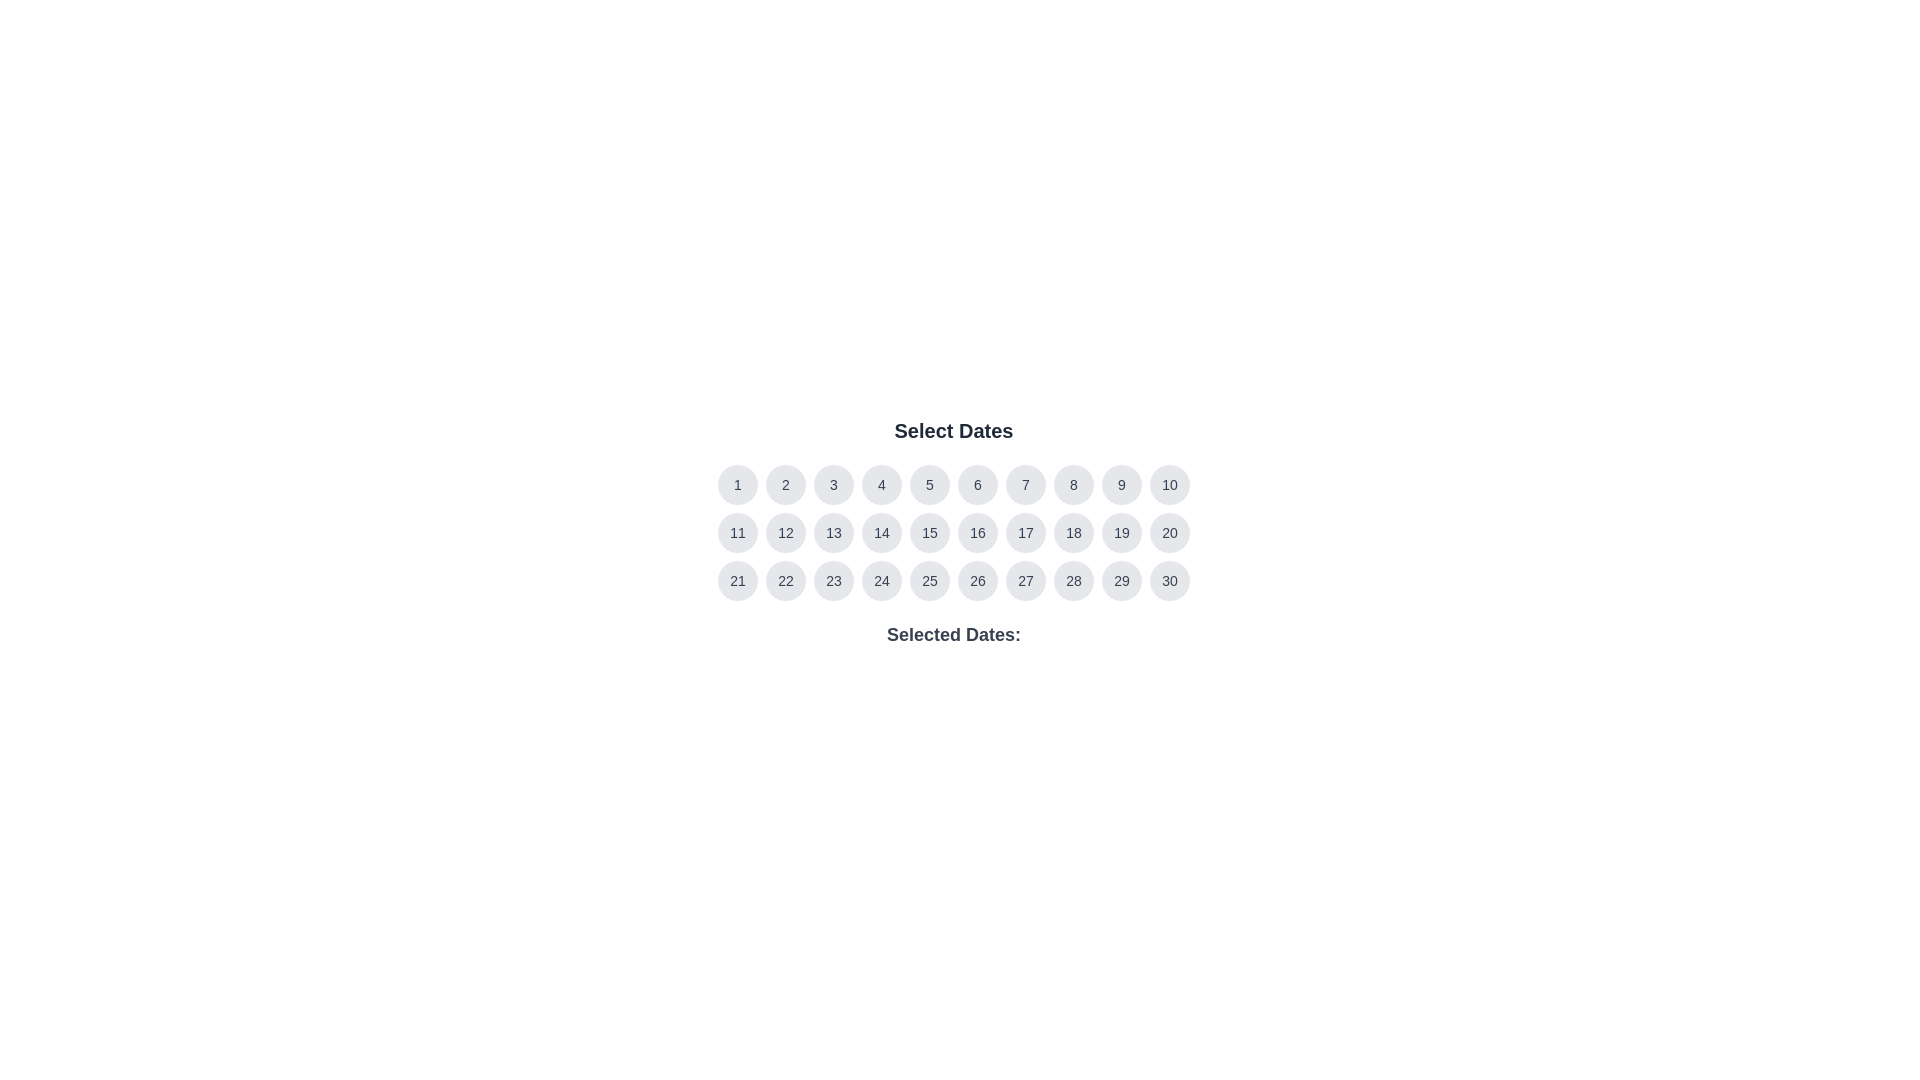 This screenshot has height=1080, width=1920. I want to click on the Interactive calendar date selection grid to read the arrangement of days visually, so click(953, 531).